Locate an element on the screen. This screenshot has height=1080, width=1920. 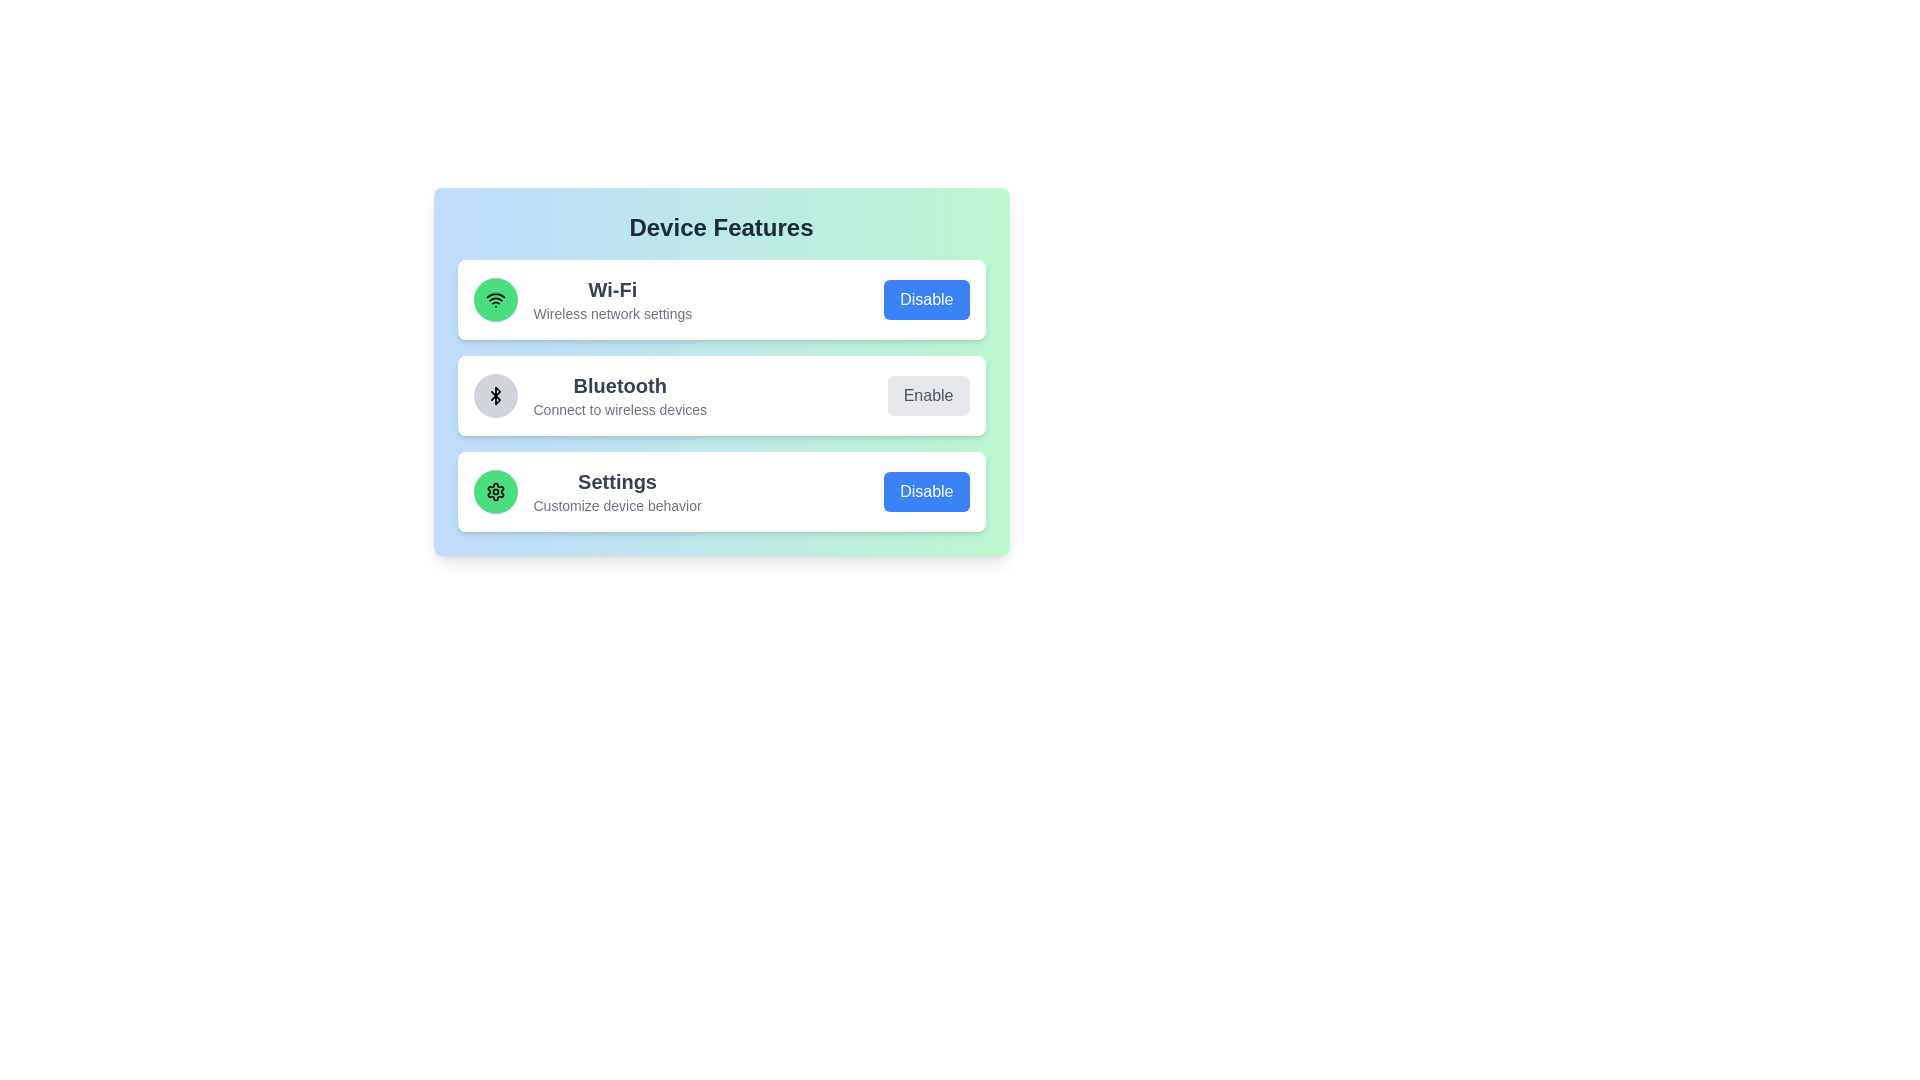
the icon representing the Bluetooth feature is located at coordinates (495, 396).